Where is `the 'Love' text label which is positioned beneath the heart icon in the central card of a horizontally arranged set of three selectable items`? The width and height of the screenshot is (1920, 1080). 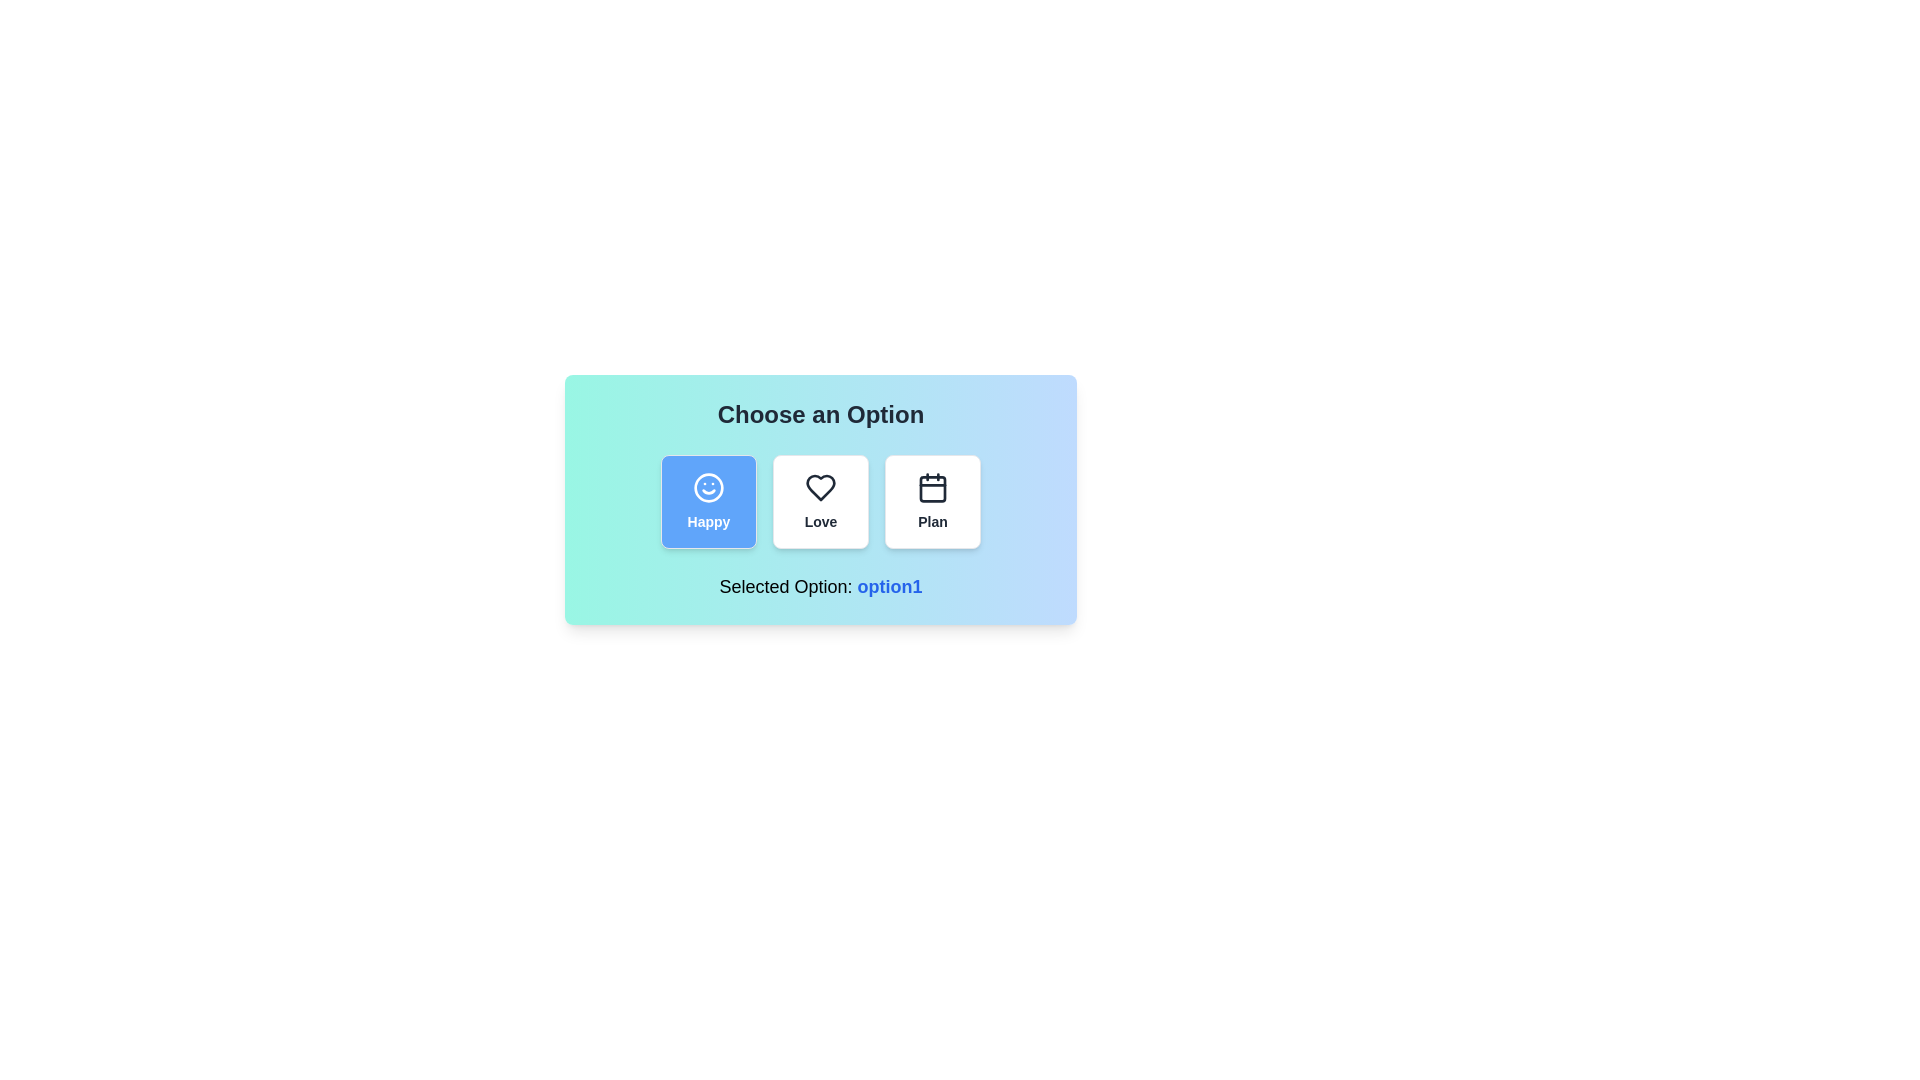 the 'Love' text label which is positioned beneath the heart icon in the central card of a horizontally arranged set of three selectable items is located at coordinates (820, 520).